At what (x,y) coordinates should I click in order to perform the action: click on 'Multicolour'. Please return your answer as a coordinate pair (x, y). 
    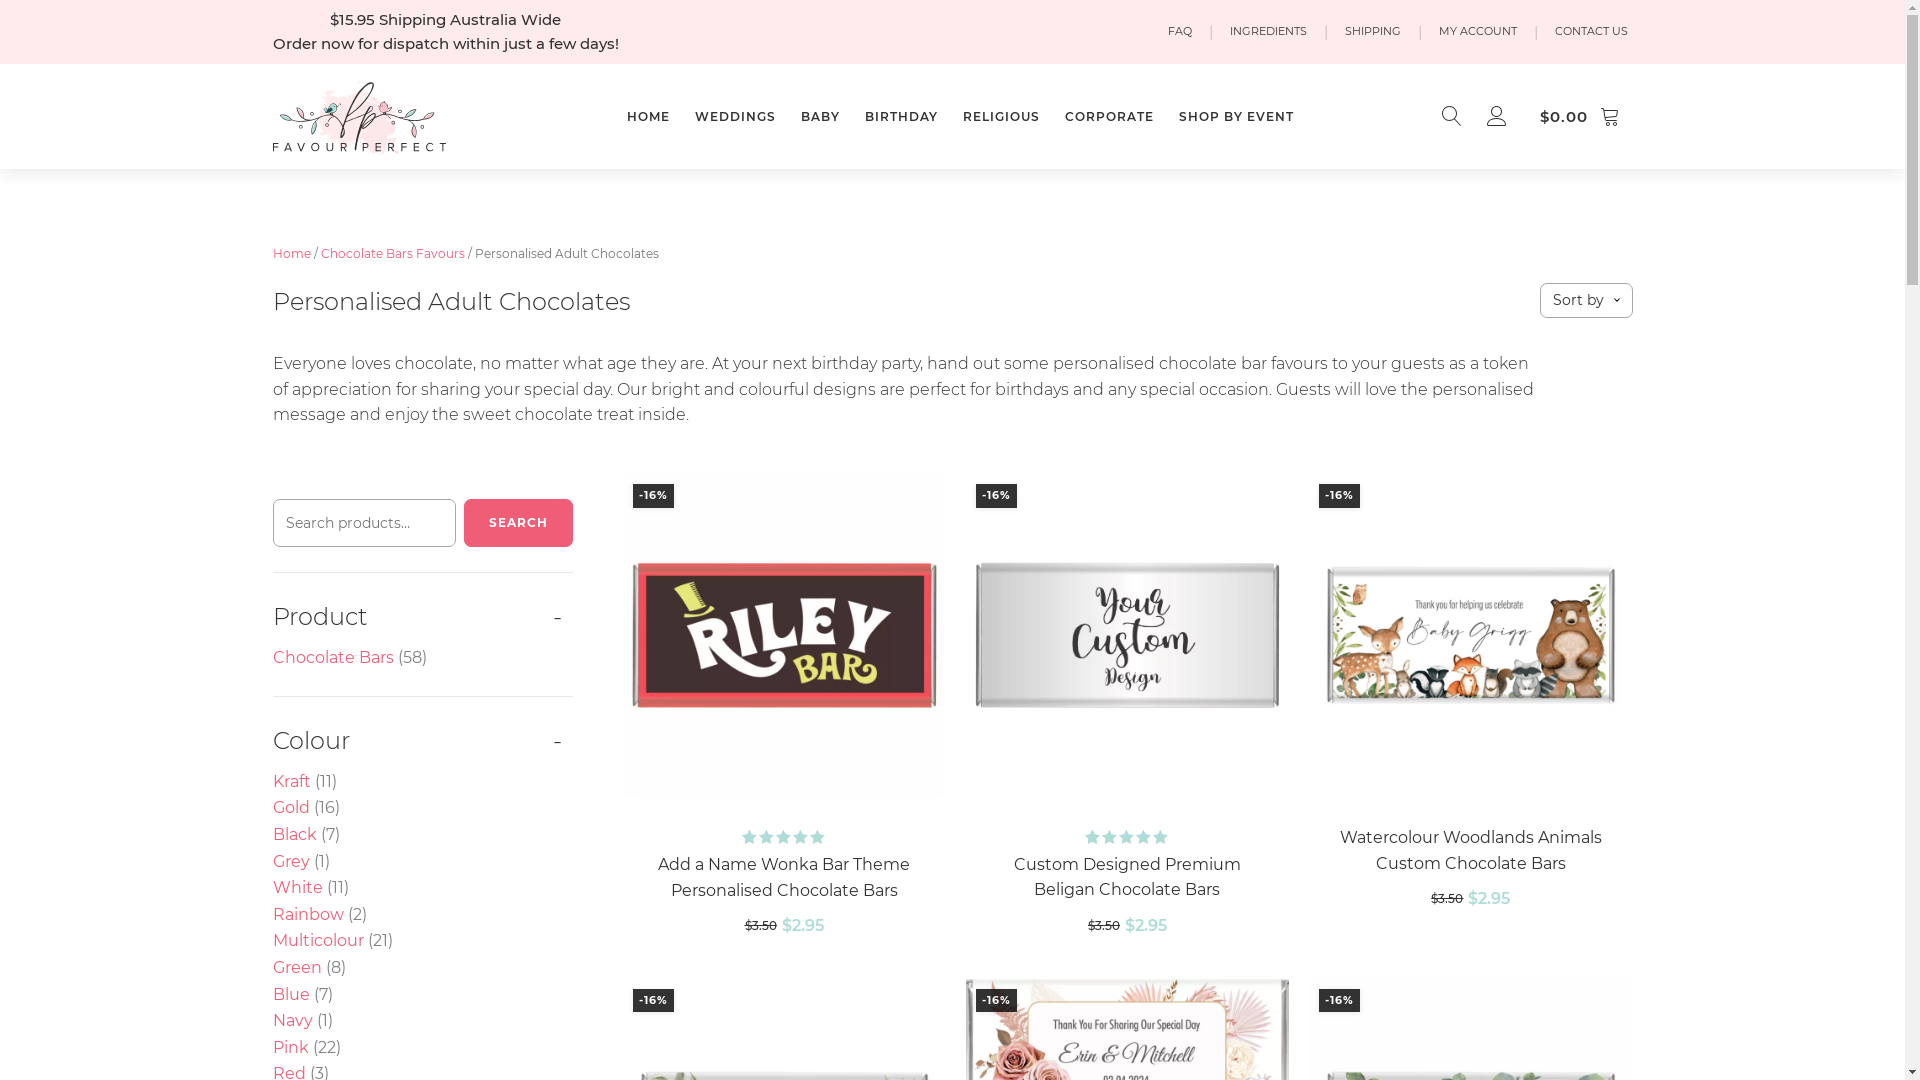
    Looking at the image, I should click on (316, 940).